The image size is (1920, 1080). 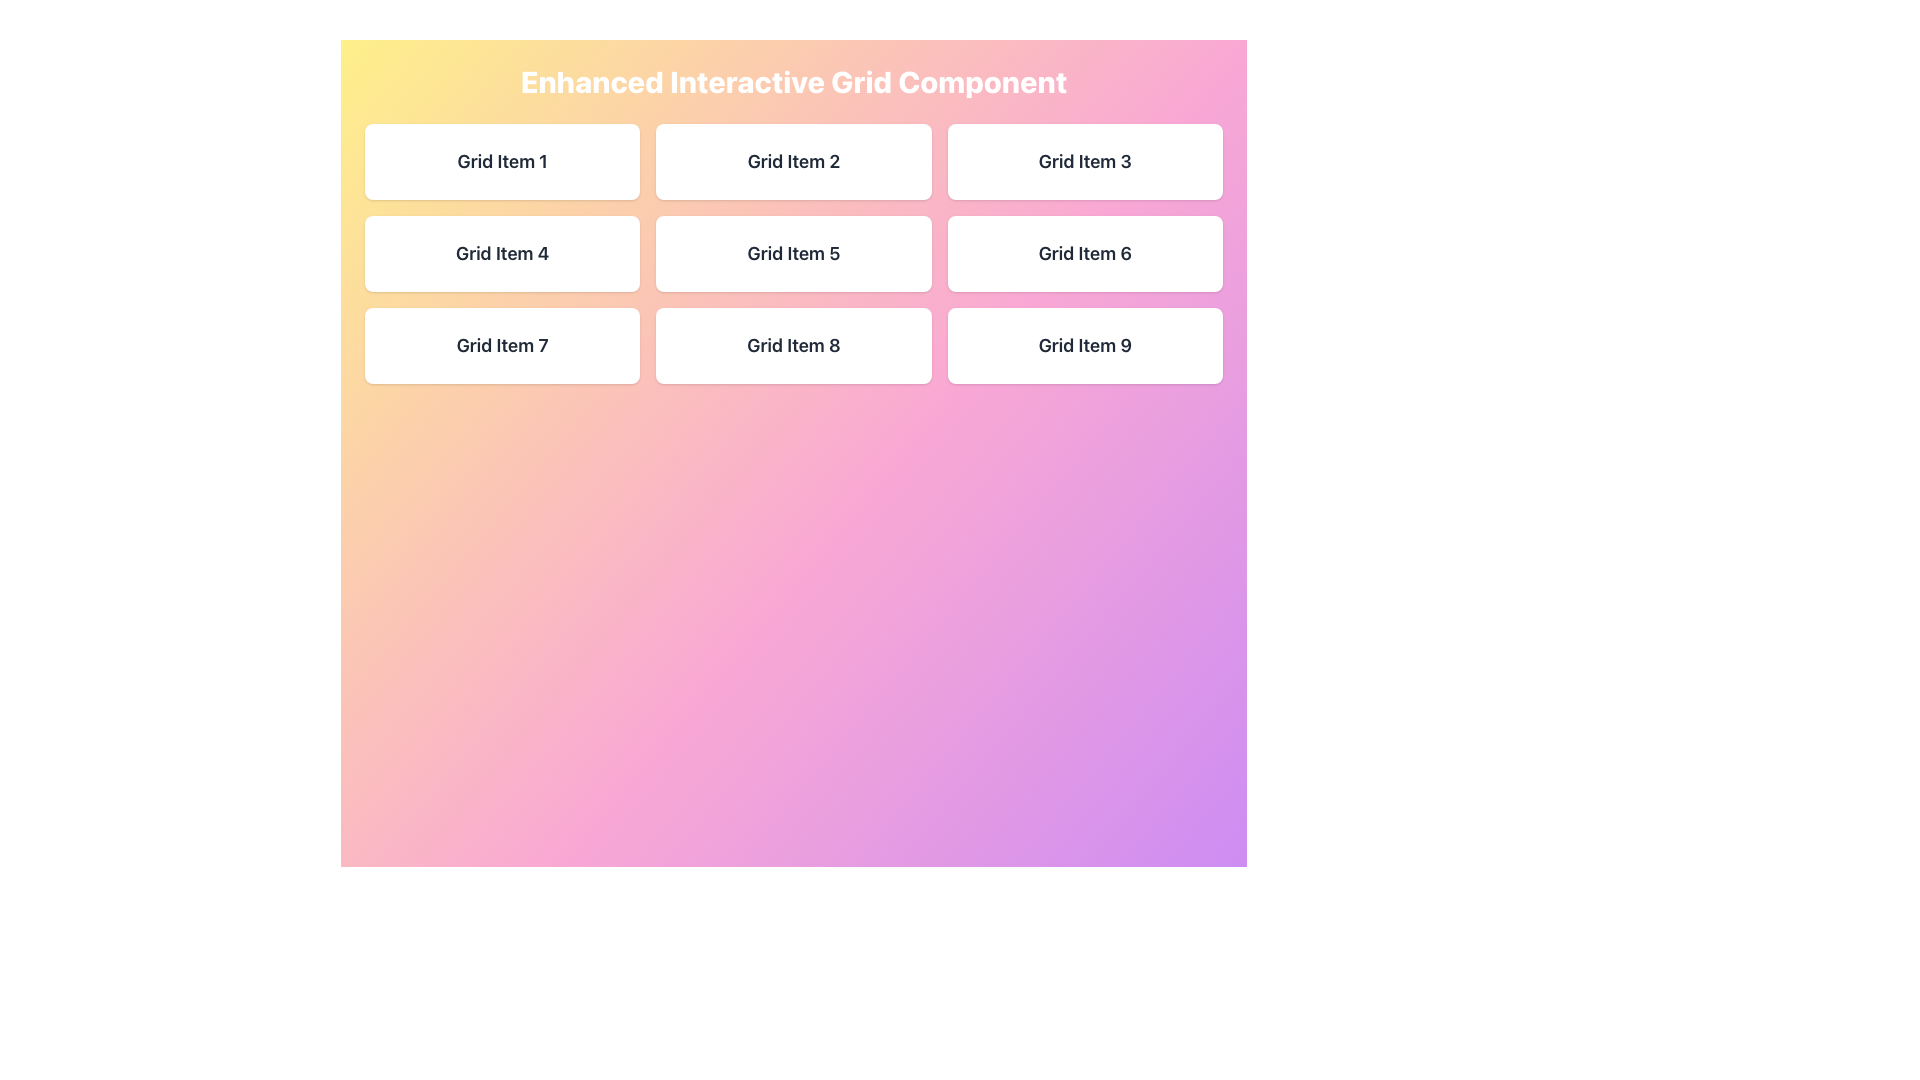 I want to click on to select the interactive grid item located in the second row and third column of the grid, so click(x=1084, y=253).